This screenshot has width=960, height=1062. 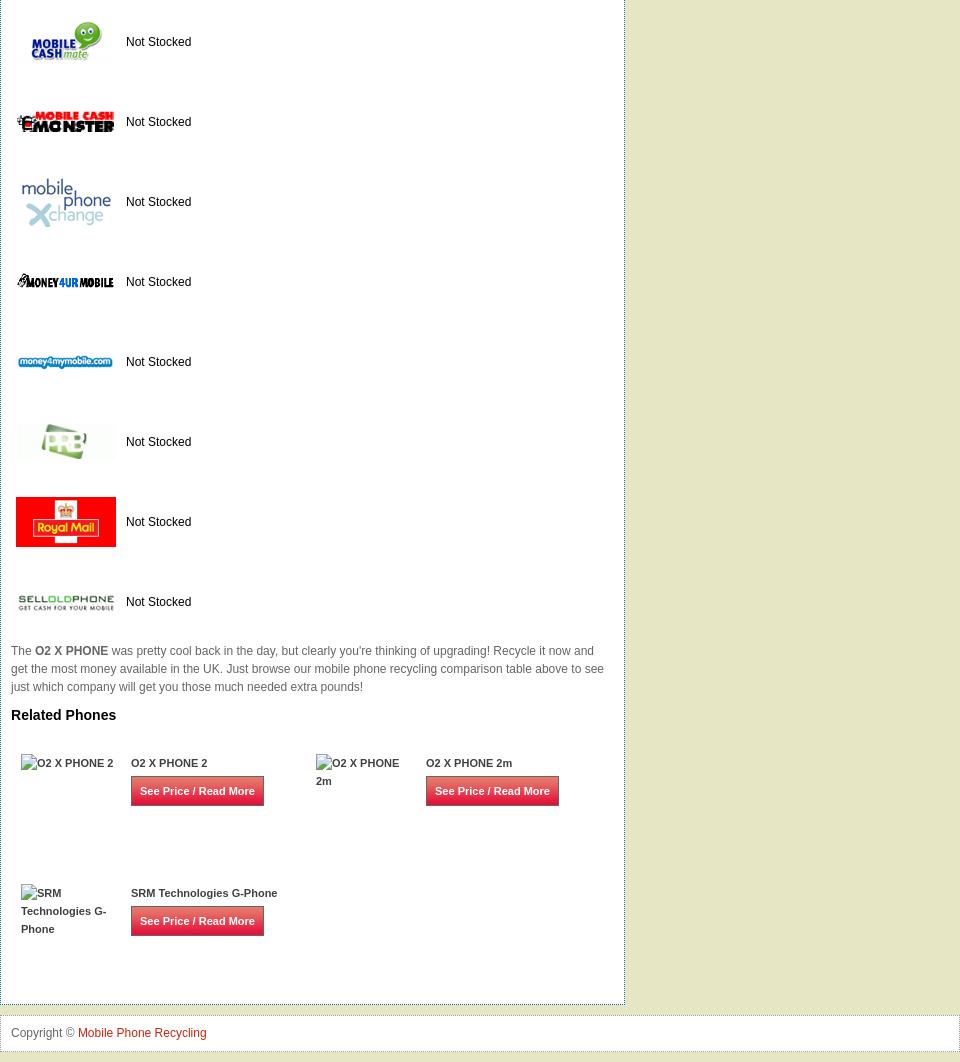 I want to click on 'Related Phones', so click(x=63, y=715).